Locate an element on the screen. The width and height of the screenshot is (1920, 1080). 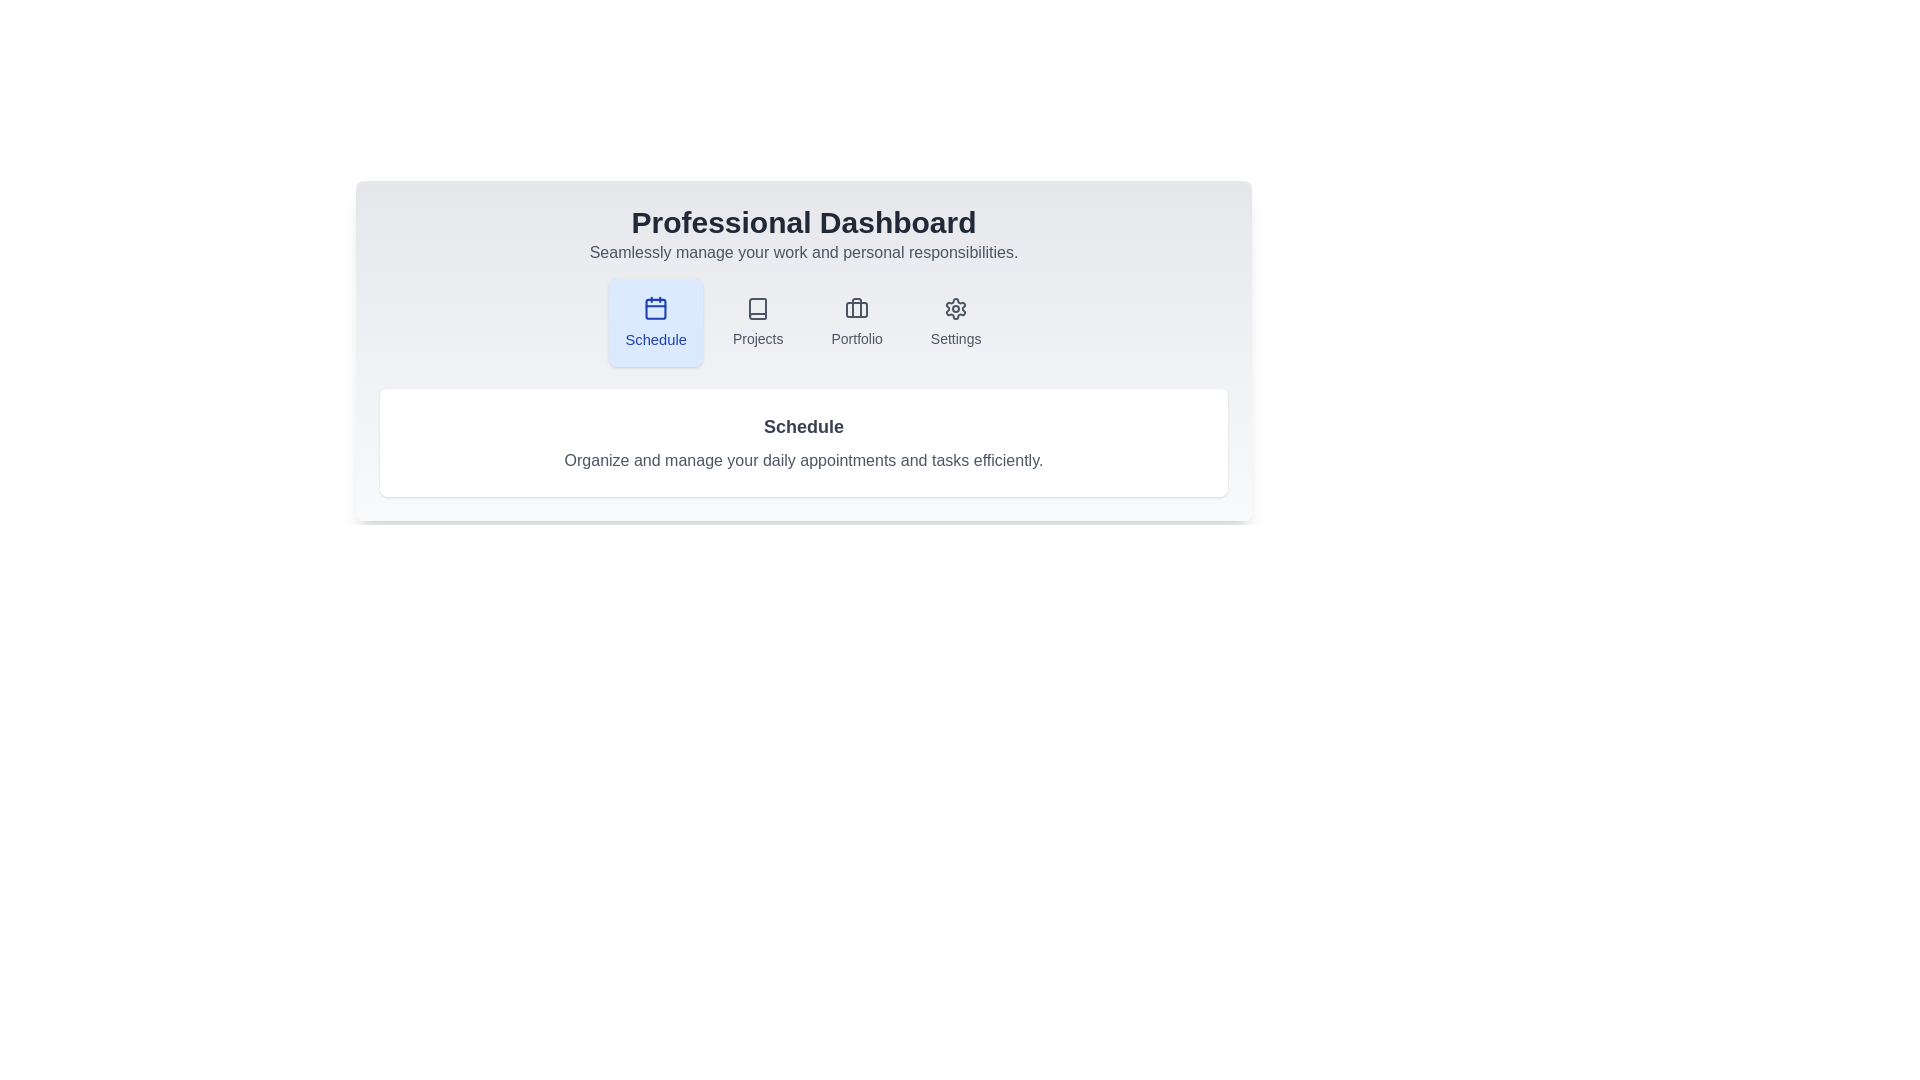
the Portfolio tab to navigate to its content is located at coordinates (857, 322).